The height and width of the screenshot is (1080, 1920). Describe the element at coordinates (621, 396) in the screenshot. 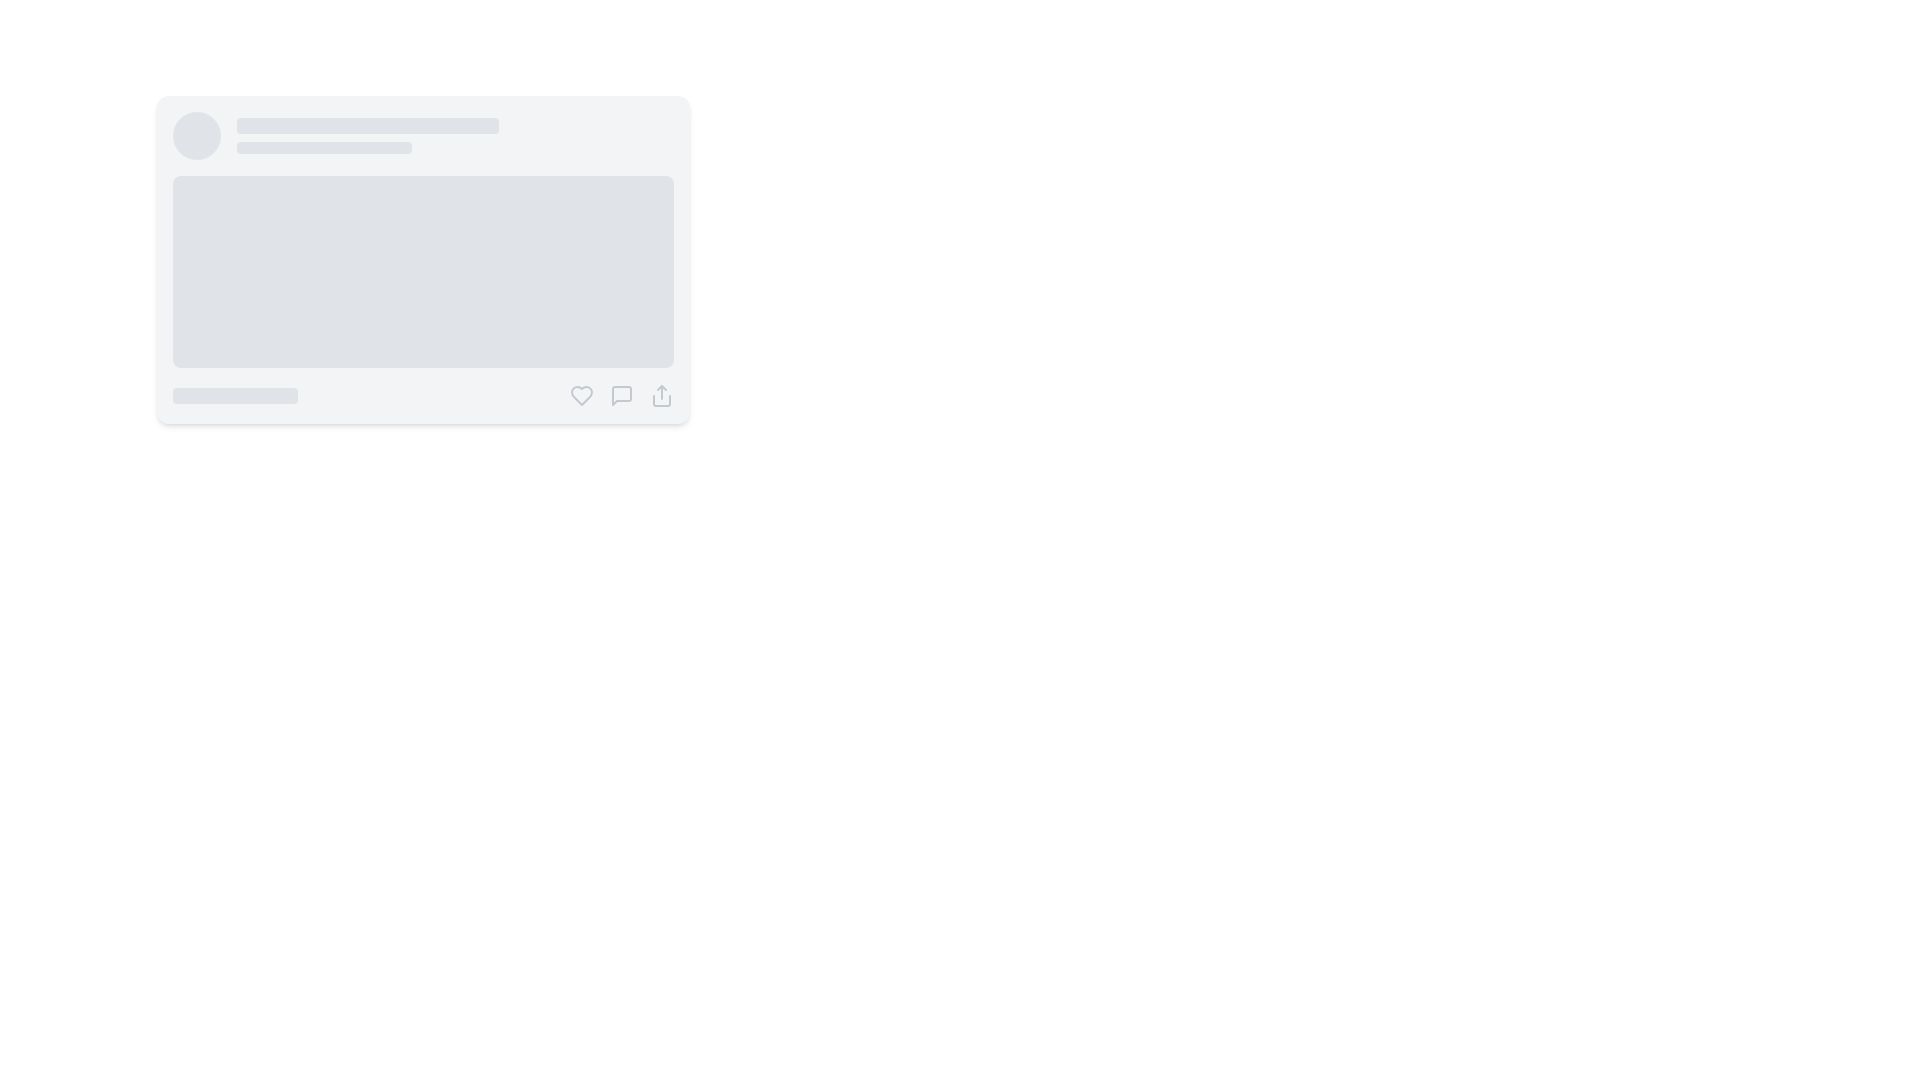

I see `the comment icon located in the lower right corner of the card, which is the second icon from the left in a group of three icons, to interact with it` at that location.